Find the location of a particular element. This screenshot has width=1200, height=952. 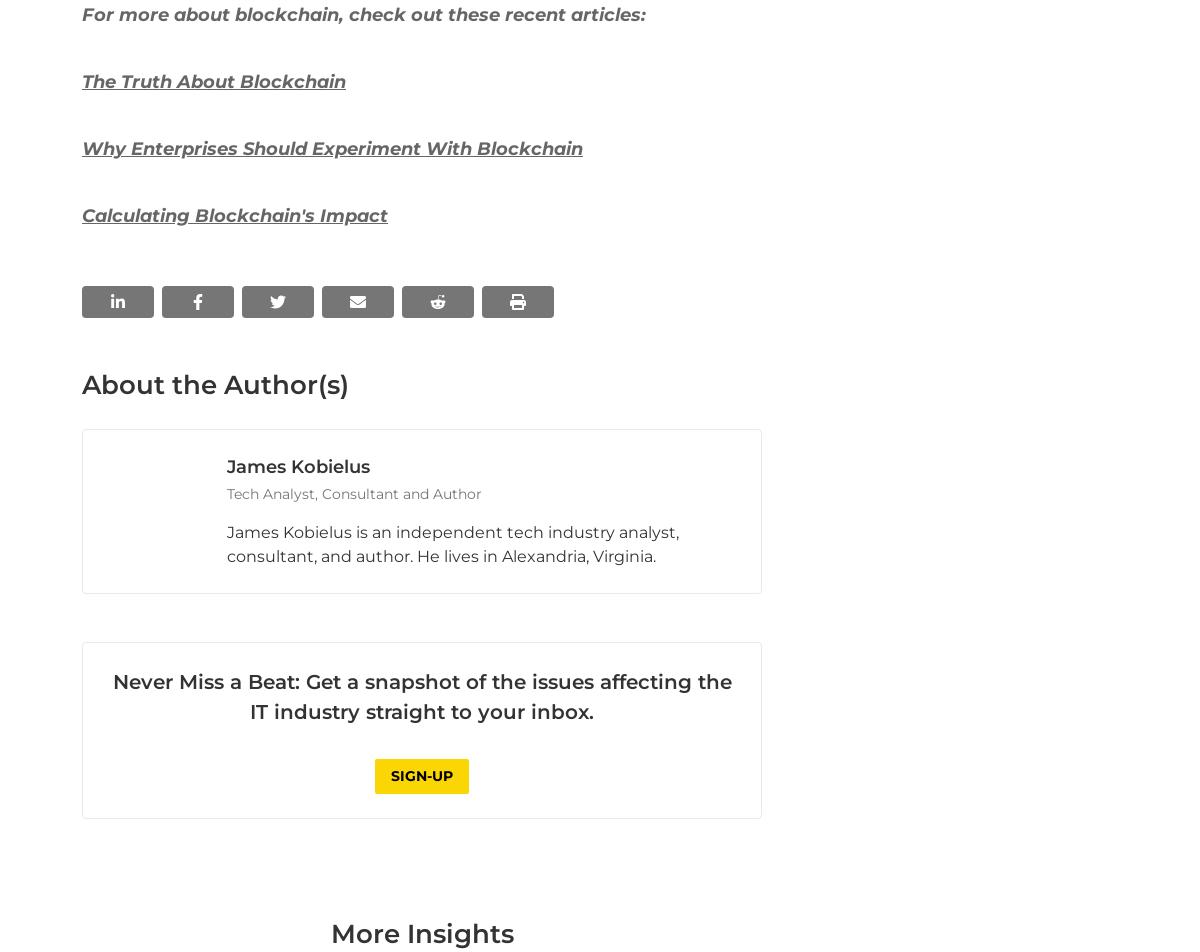

'compliance' is located at coordinates (327, 136).